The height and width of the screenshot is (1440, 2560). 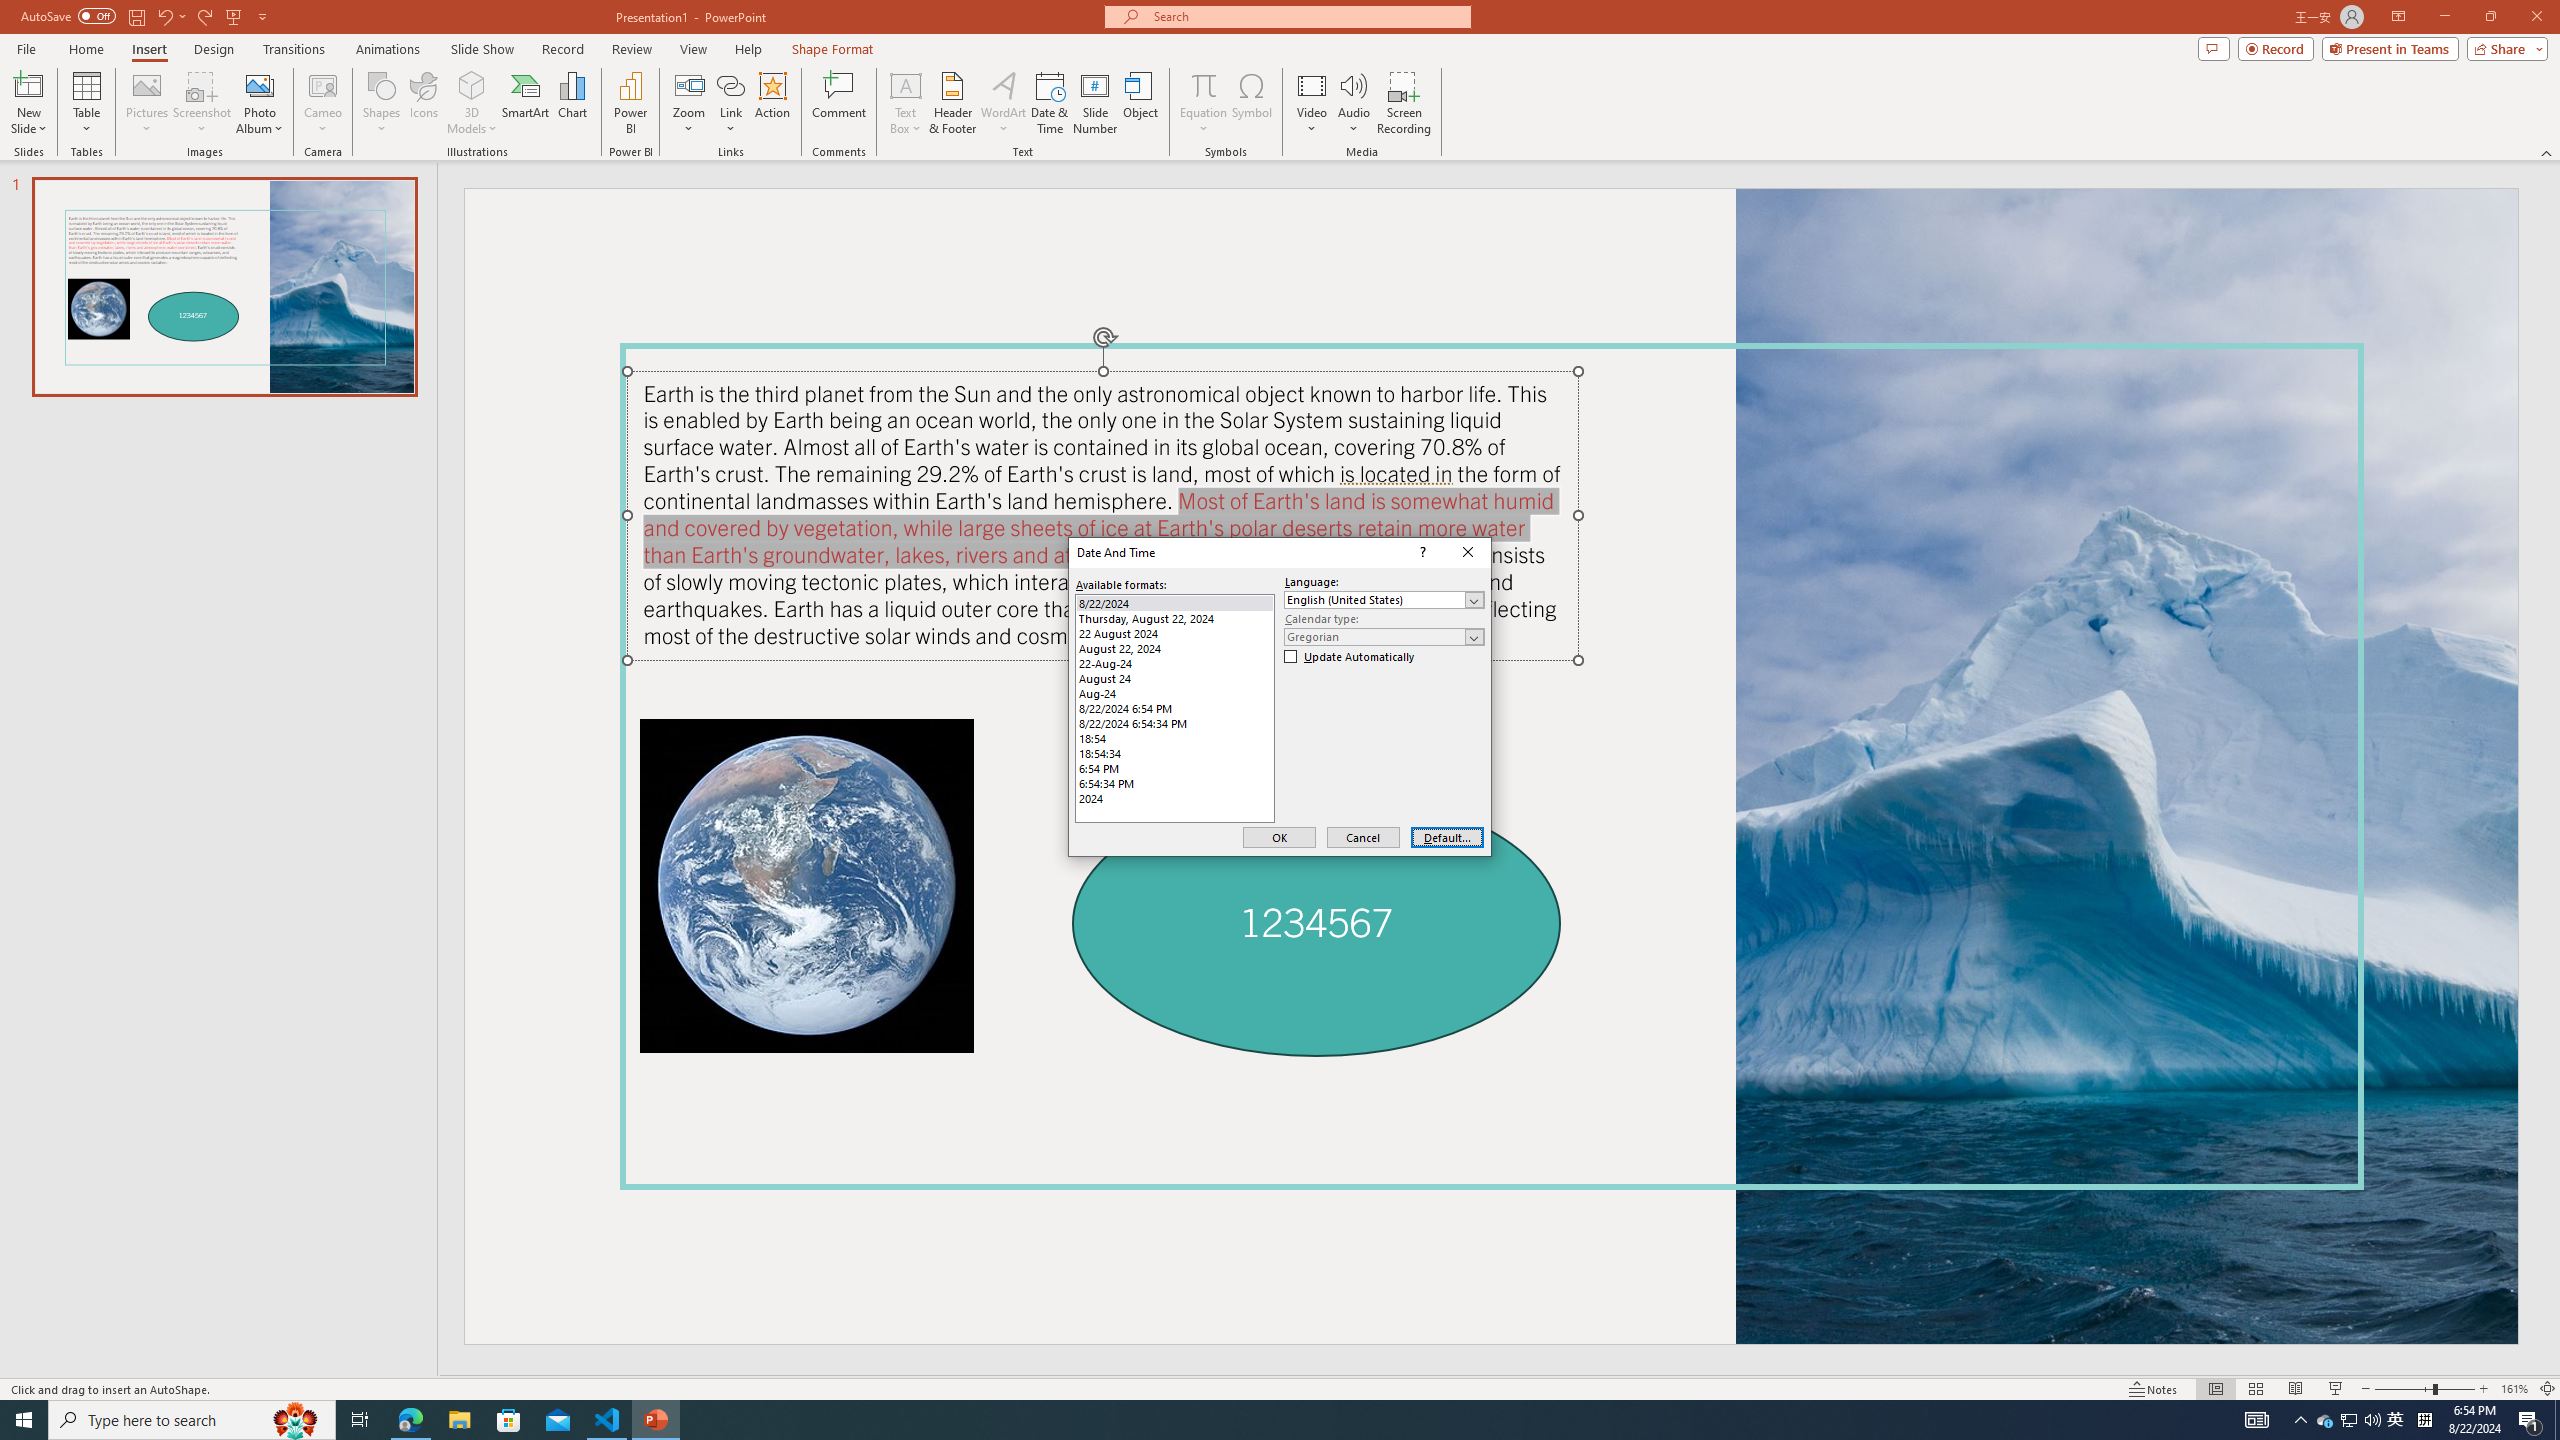 What do you see at coordinates (2530, 1418) in the screenshot?
I see `'Action Center, 1 new notification'` at bounding box center [2530, 1418].